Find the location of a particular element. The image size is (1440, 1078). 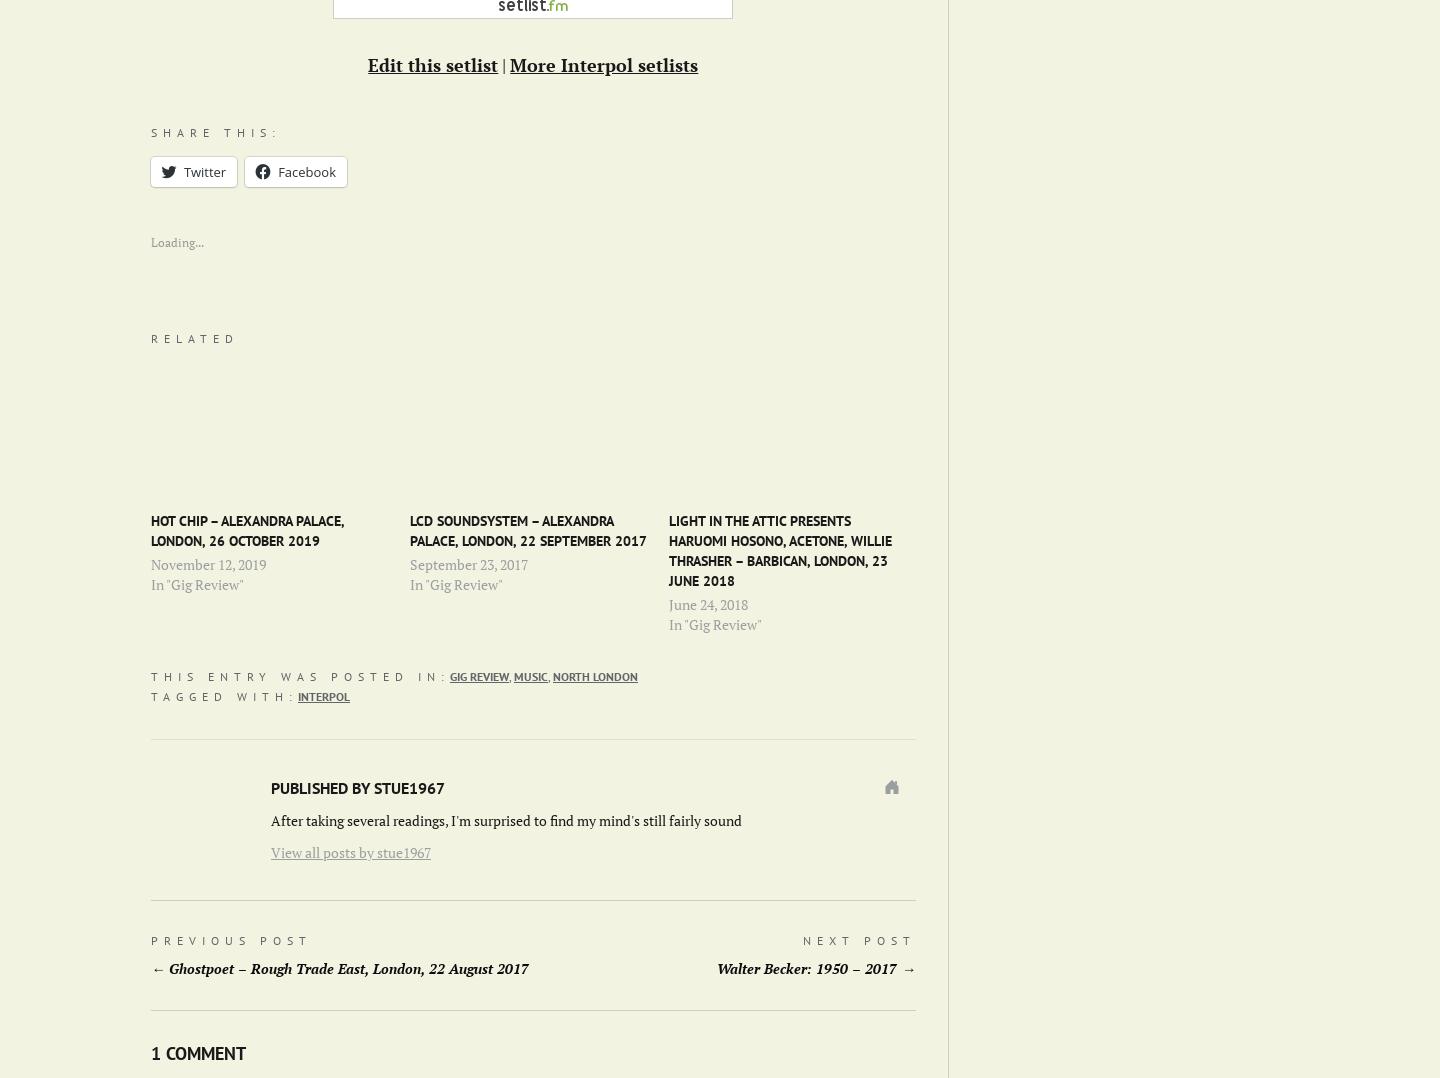

'After taking several readings, I'm surprised to find my mind's still fairly sound' is located at coordinates (505, 820).